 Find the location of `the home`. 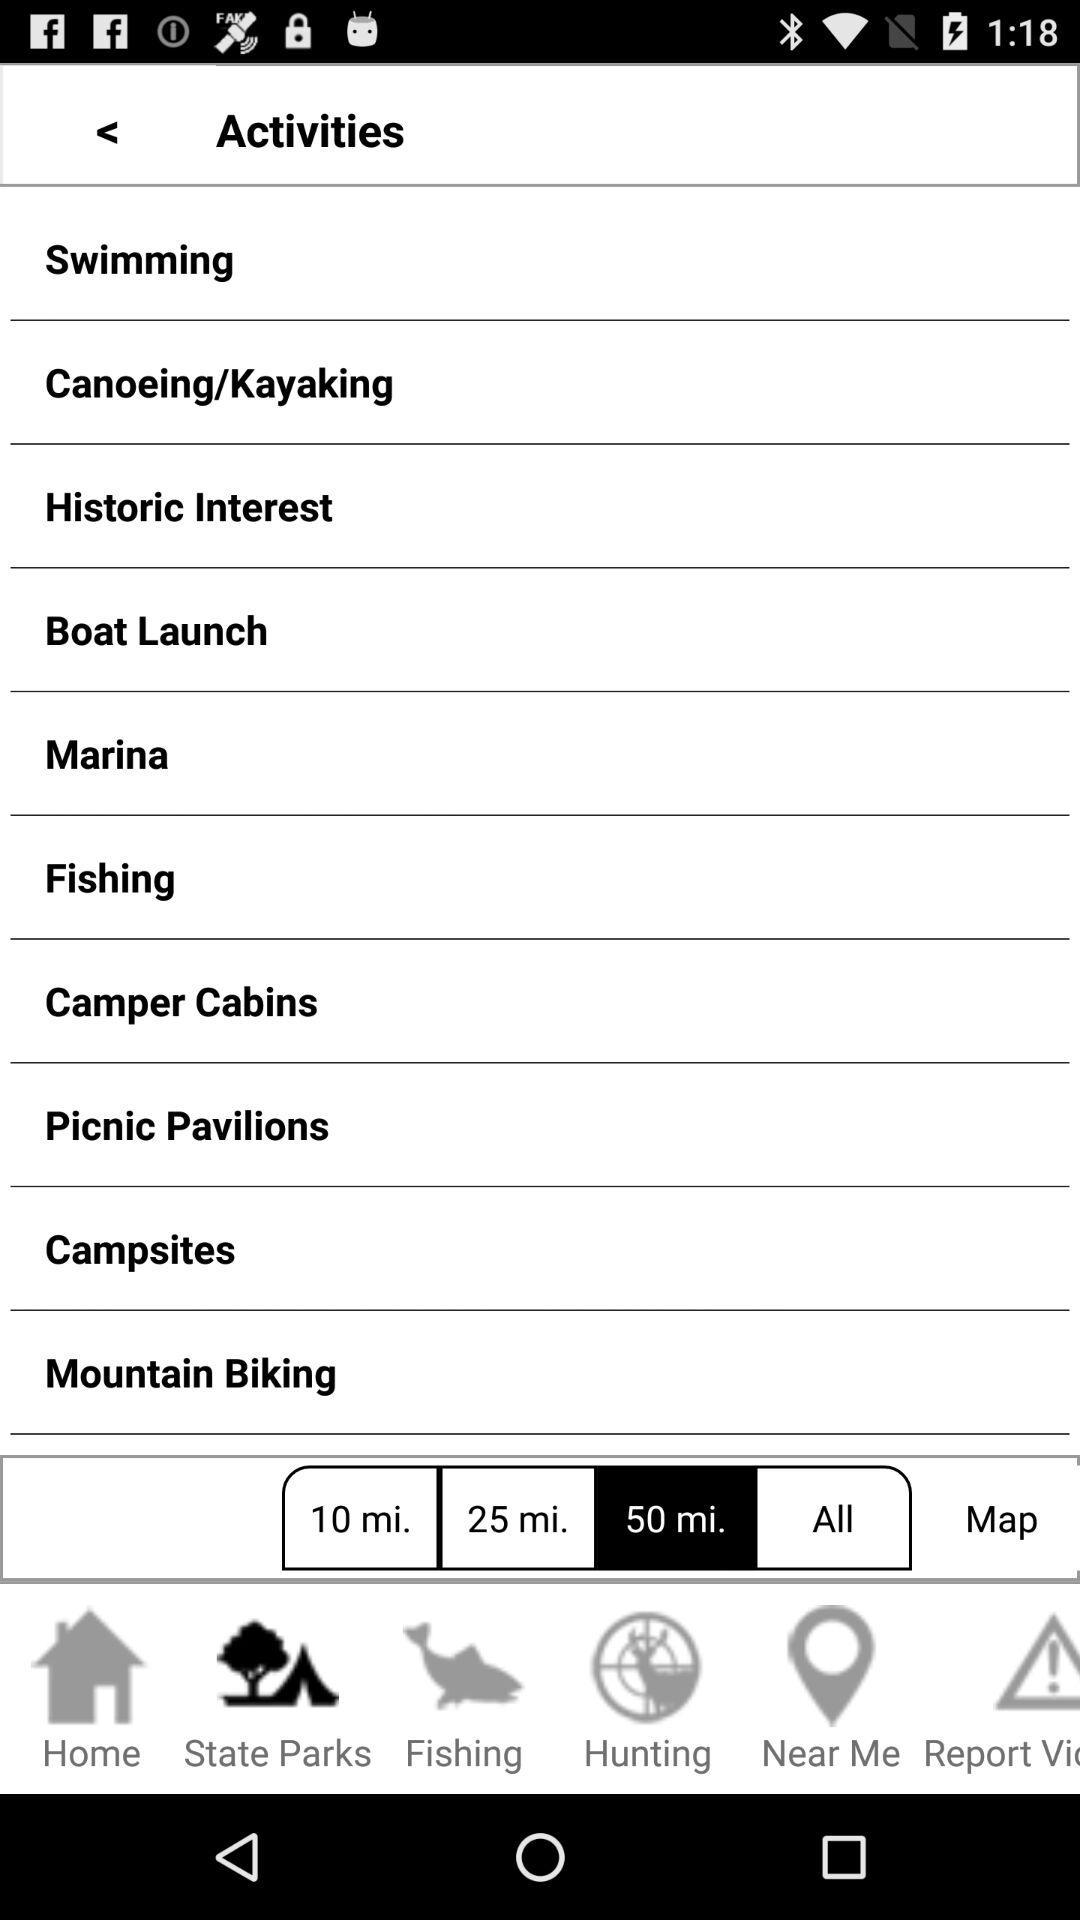

the home is located at coordinates (91, 1689).